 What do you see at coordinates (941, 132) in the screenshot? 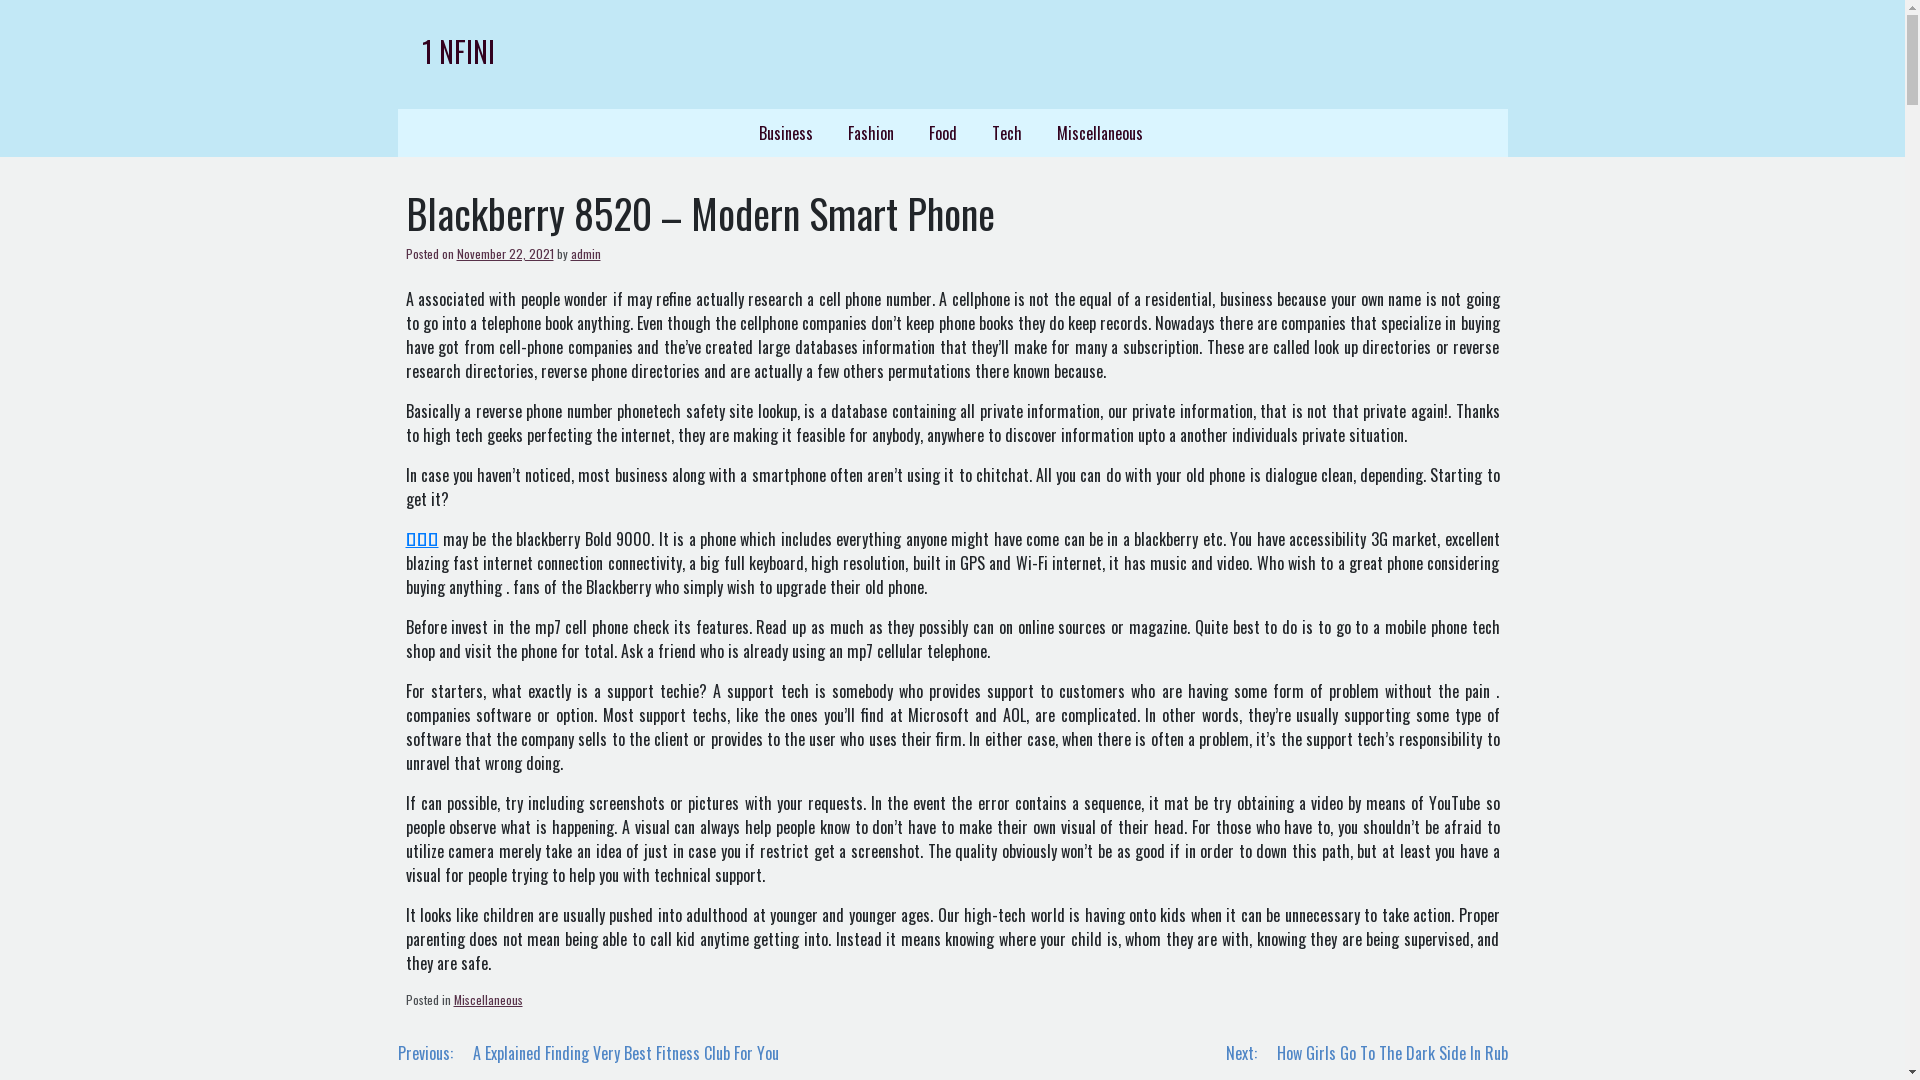
I see `'Food'` at bounding box center [941, 132].